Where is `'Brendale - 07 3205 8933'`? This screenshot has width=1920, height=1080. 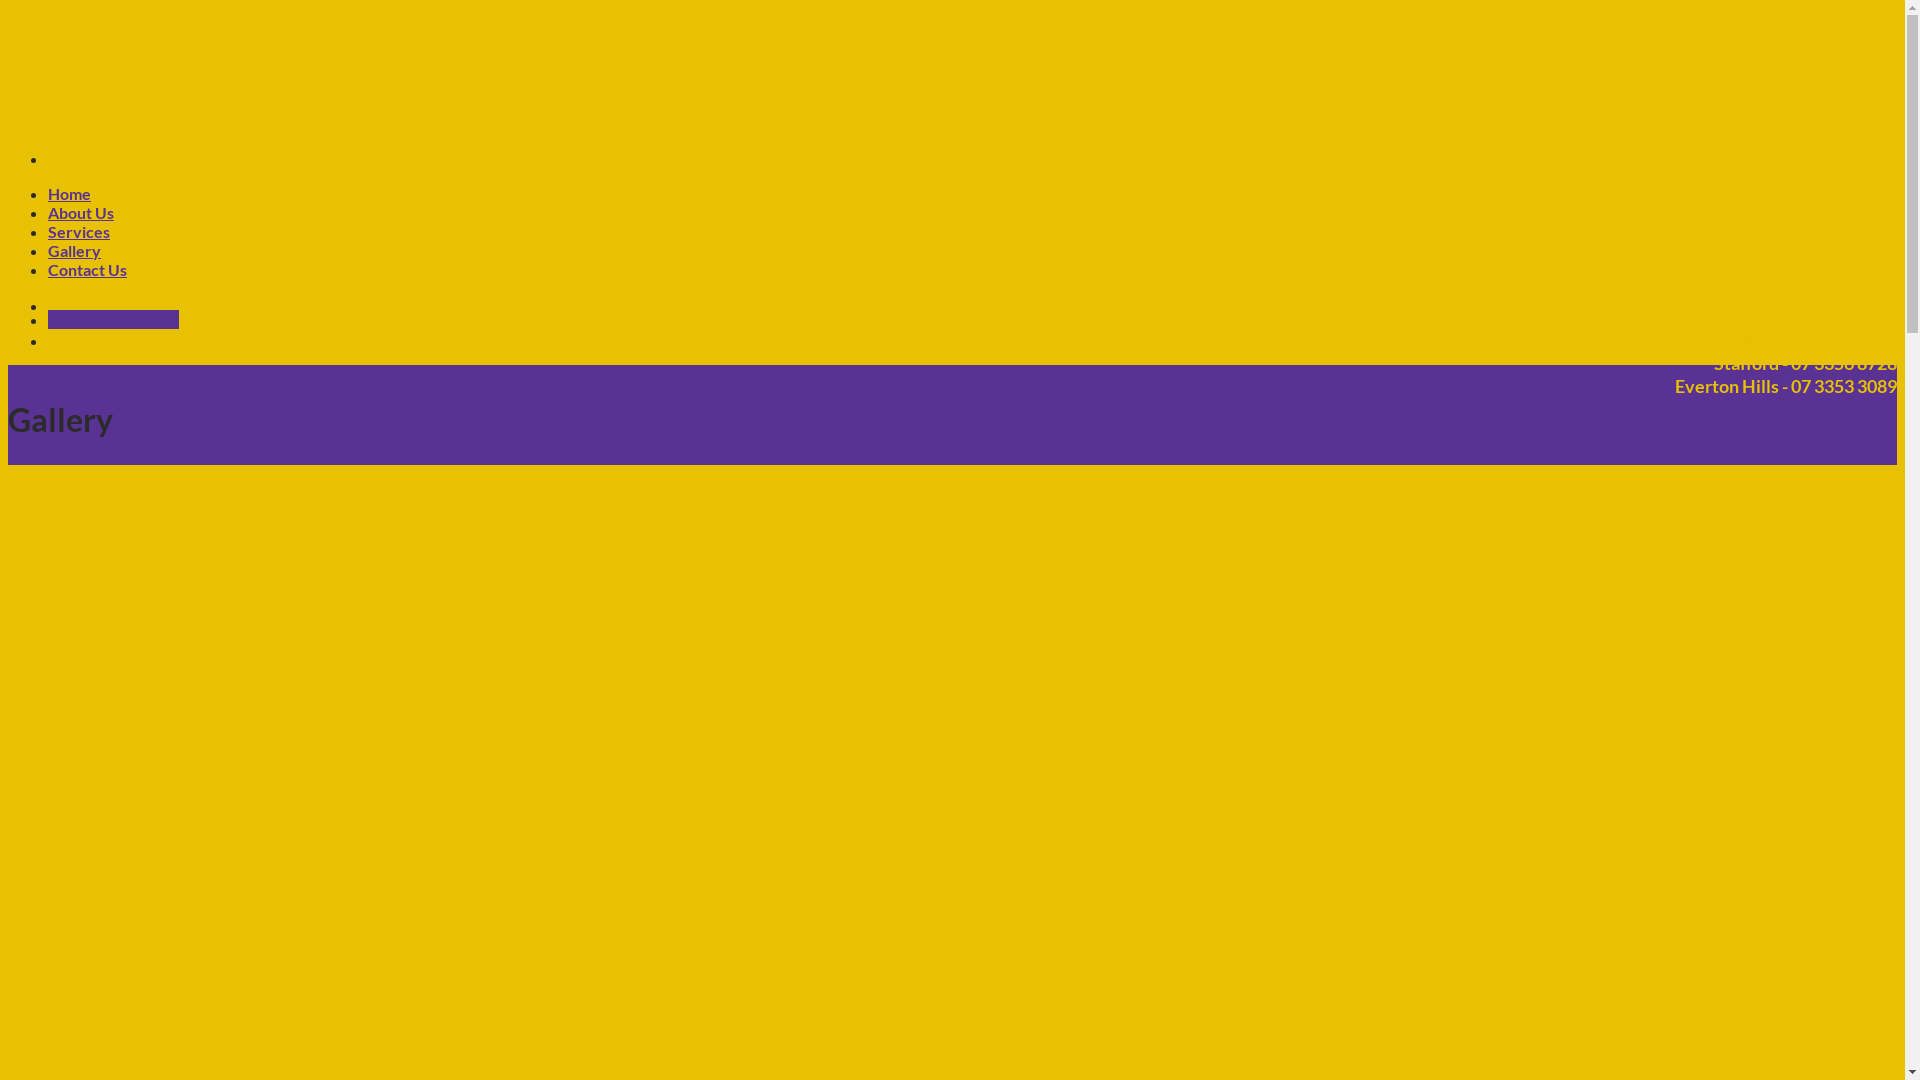 'Brendale - 07 3205 8933' is located at coordinates (1787, 339).